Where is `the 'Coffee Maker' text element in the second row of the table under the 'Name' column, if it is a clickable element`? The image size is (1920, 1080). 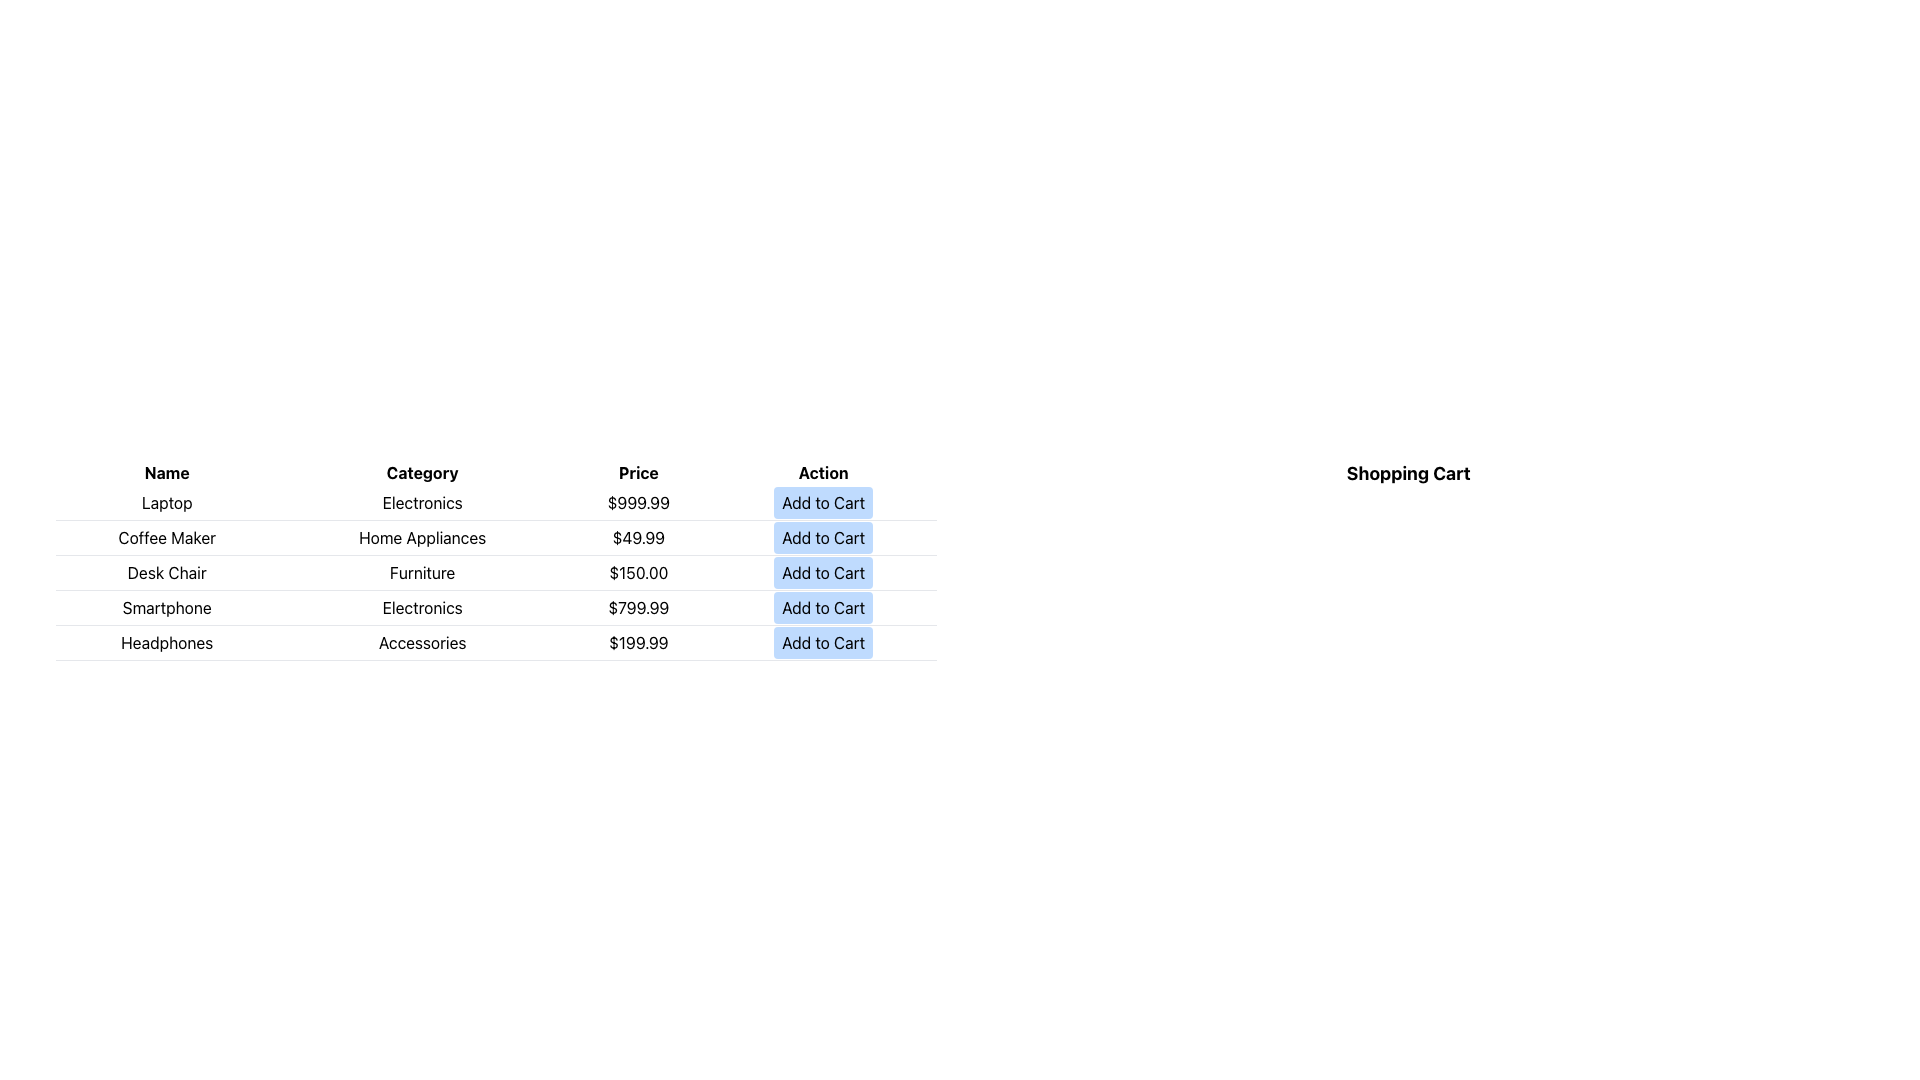 the 'Coffee Maker' text element in the second row of the table under the 'Name' column, if it is a clickable element is located at coordinates (167, 536).